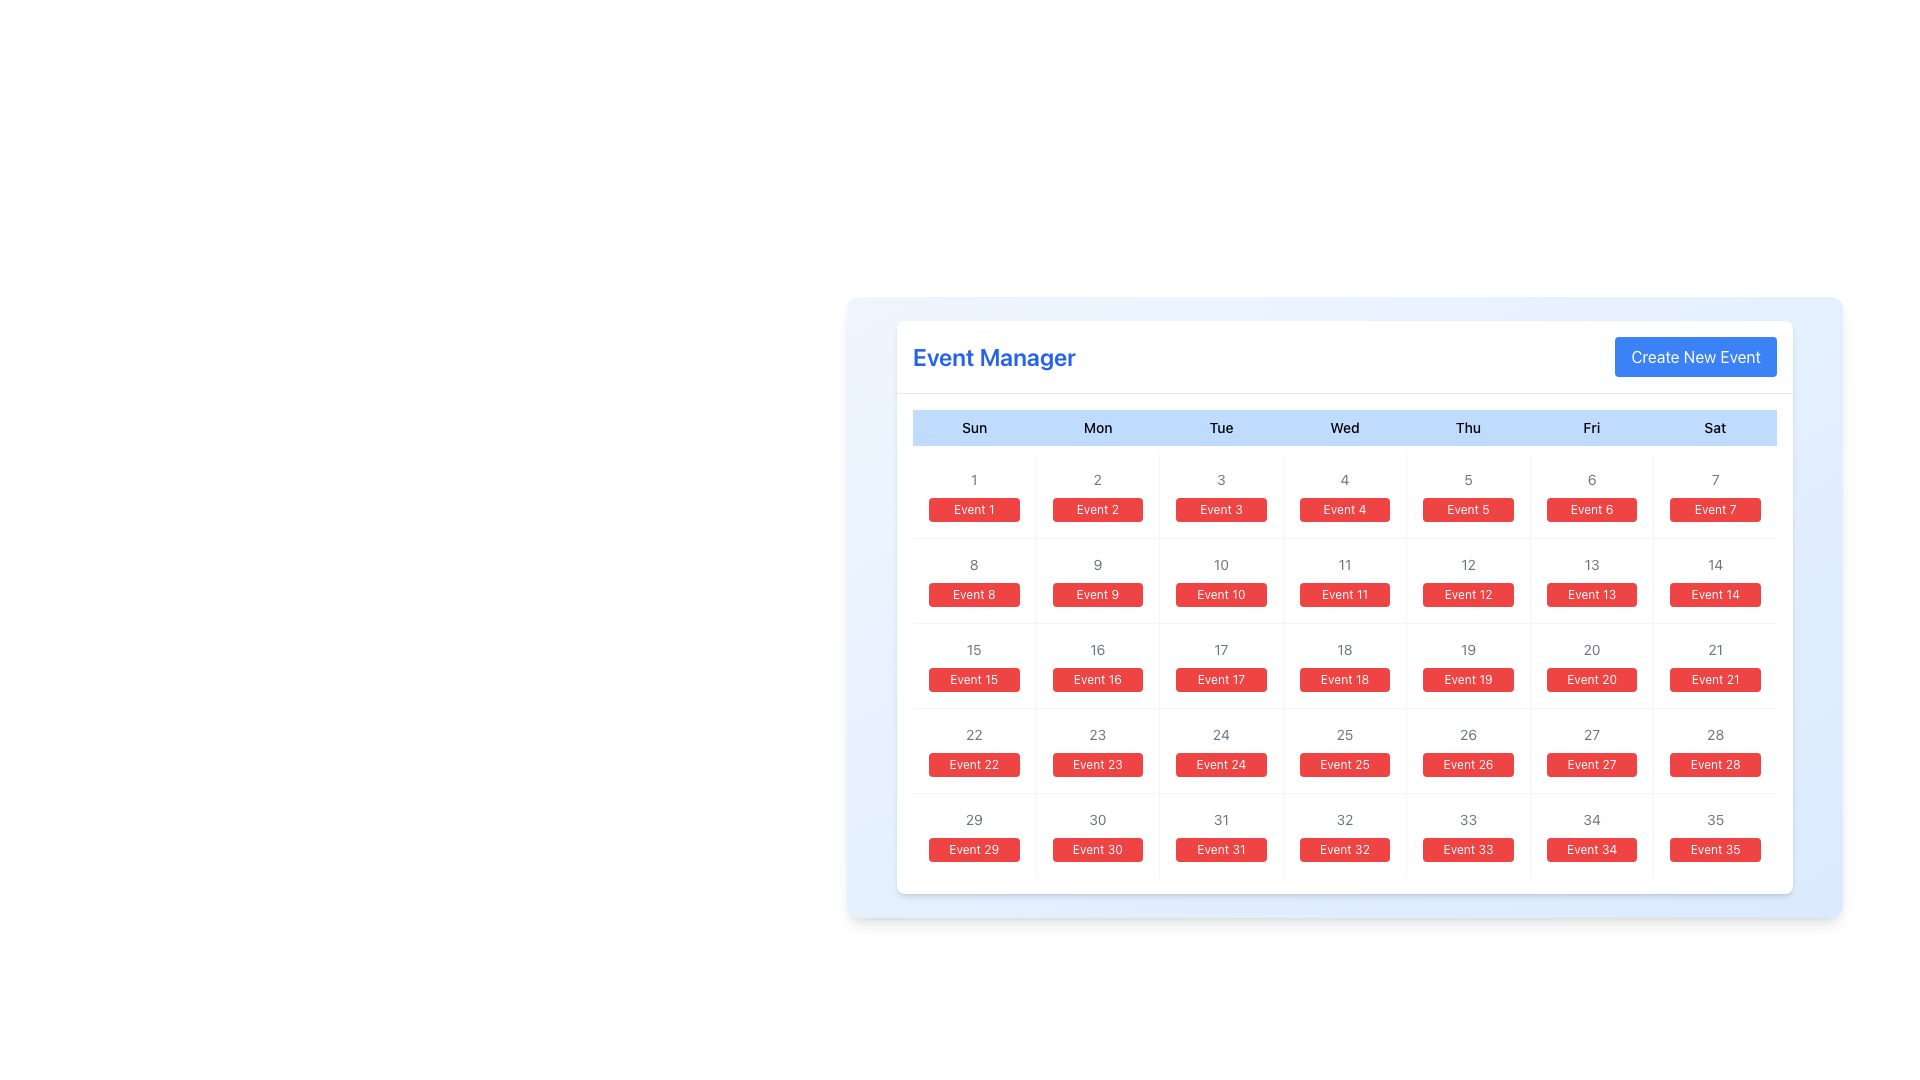  What do you see at coordinates (1468, 764) in the screenshot?
I see `the Badge element labeled 'Event 26' with a bright red background located in the fourth column of the fourth row of the calendar grid` at bounding box center [1468, 764].